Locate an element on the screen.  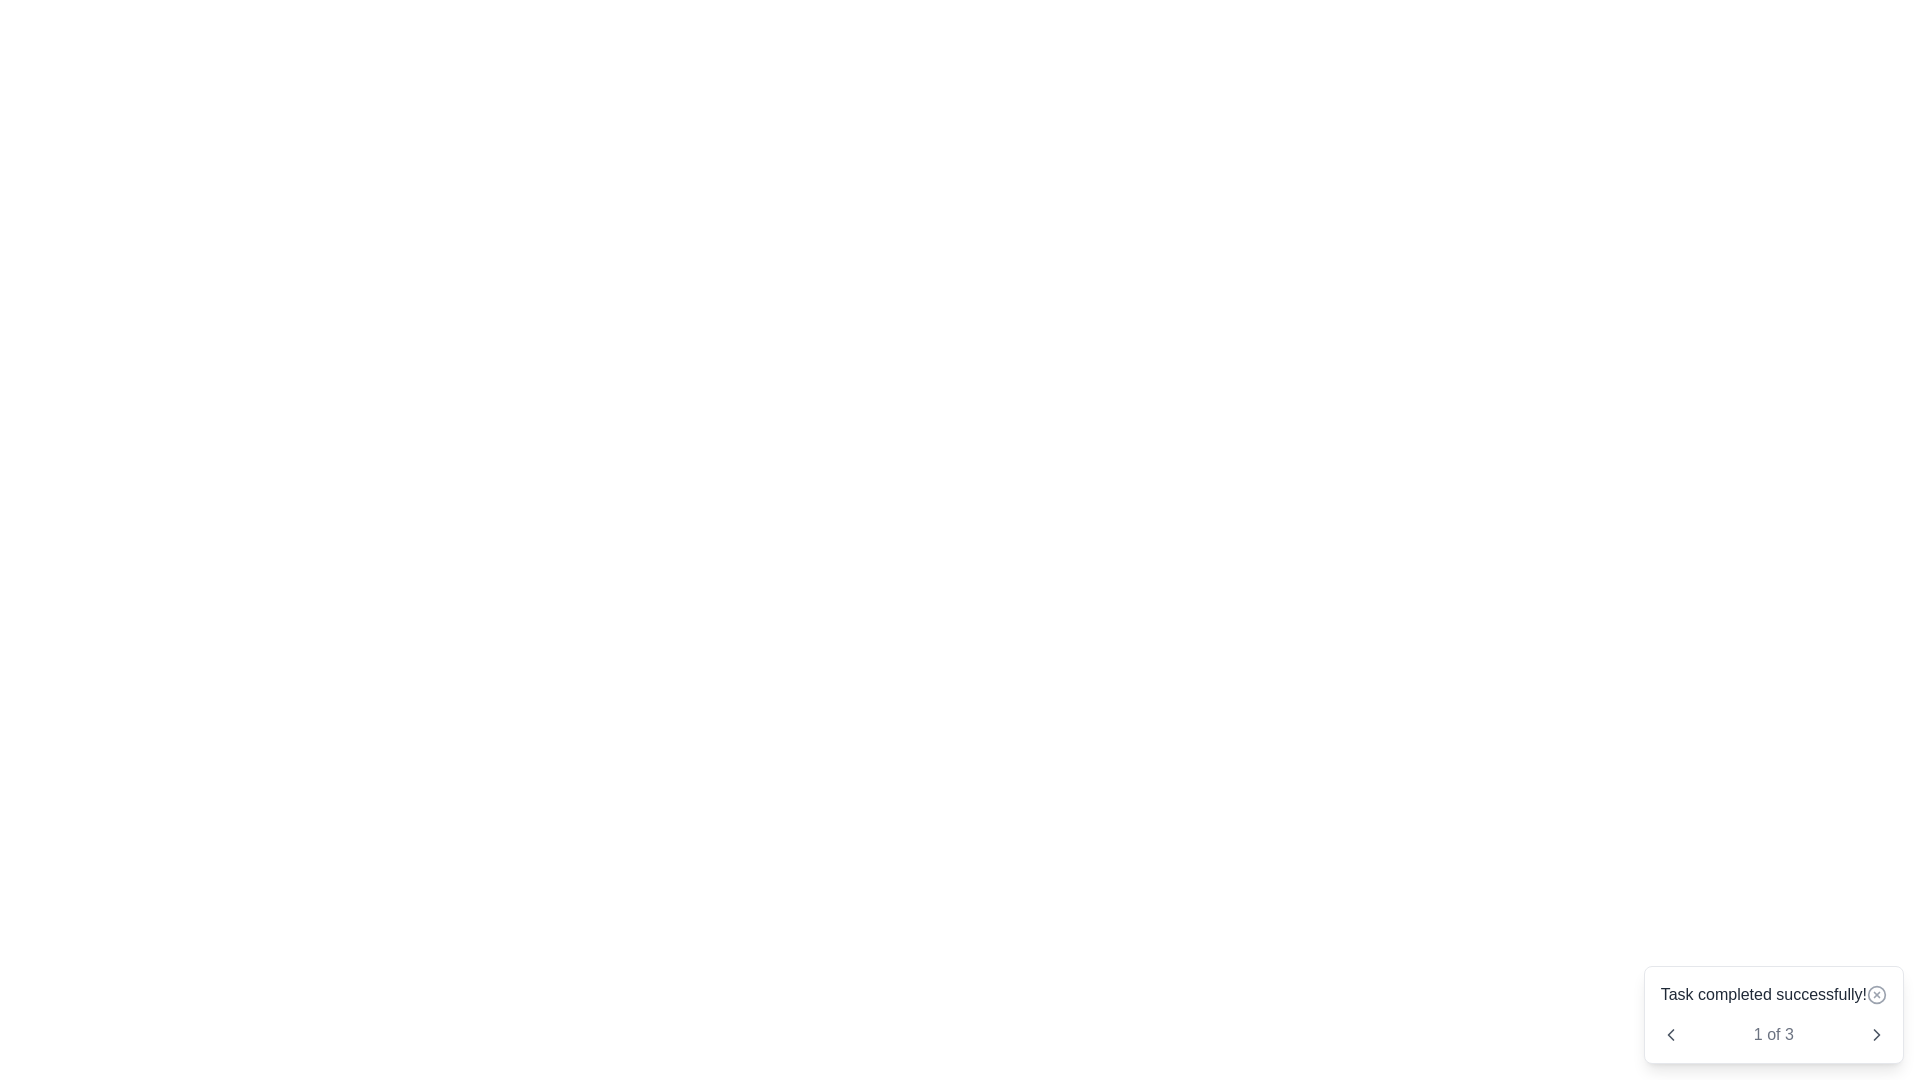
the notification area to read the message is located at coordinates (1772, 995).